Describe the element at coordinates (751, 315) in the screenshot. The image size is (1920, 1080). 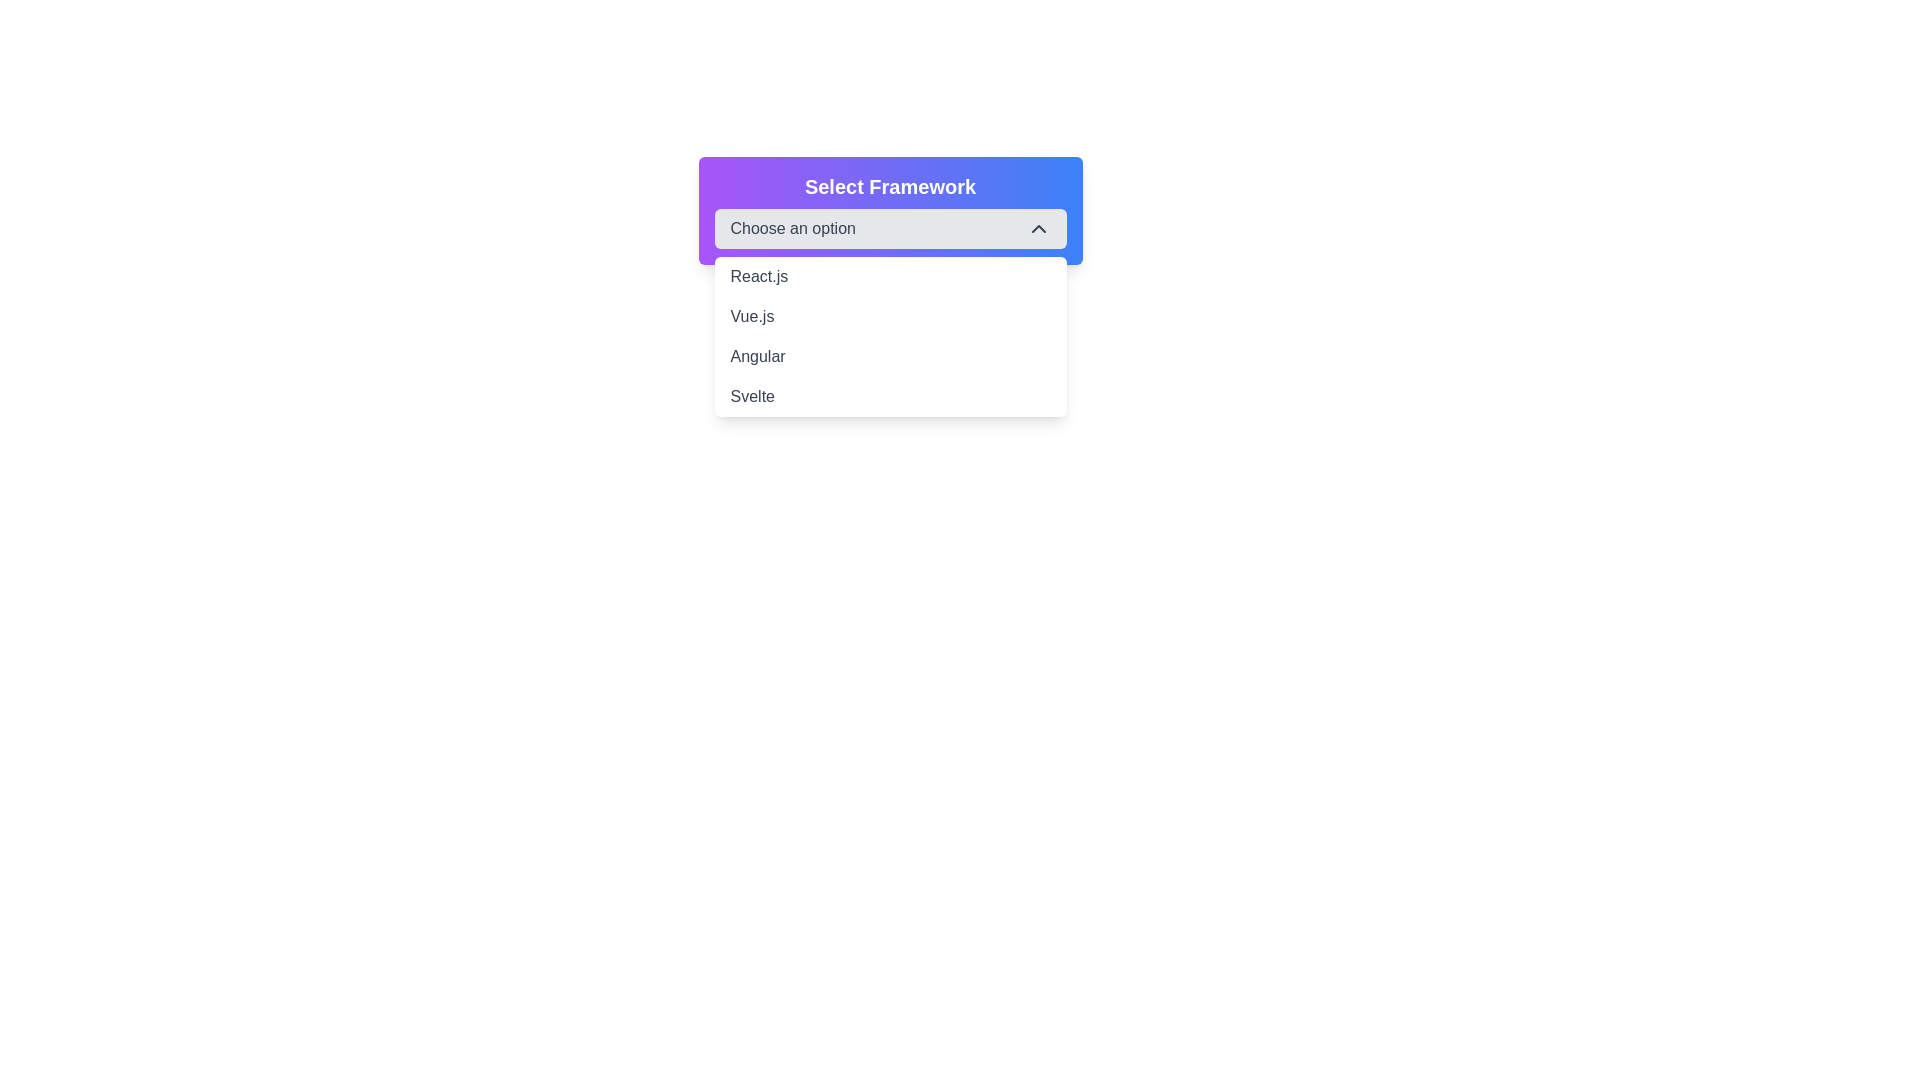
I see `the 'Vue.js' text label in the dropdown menu` at that location.